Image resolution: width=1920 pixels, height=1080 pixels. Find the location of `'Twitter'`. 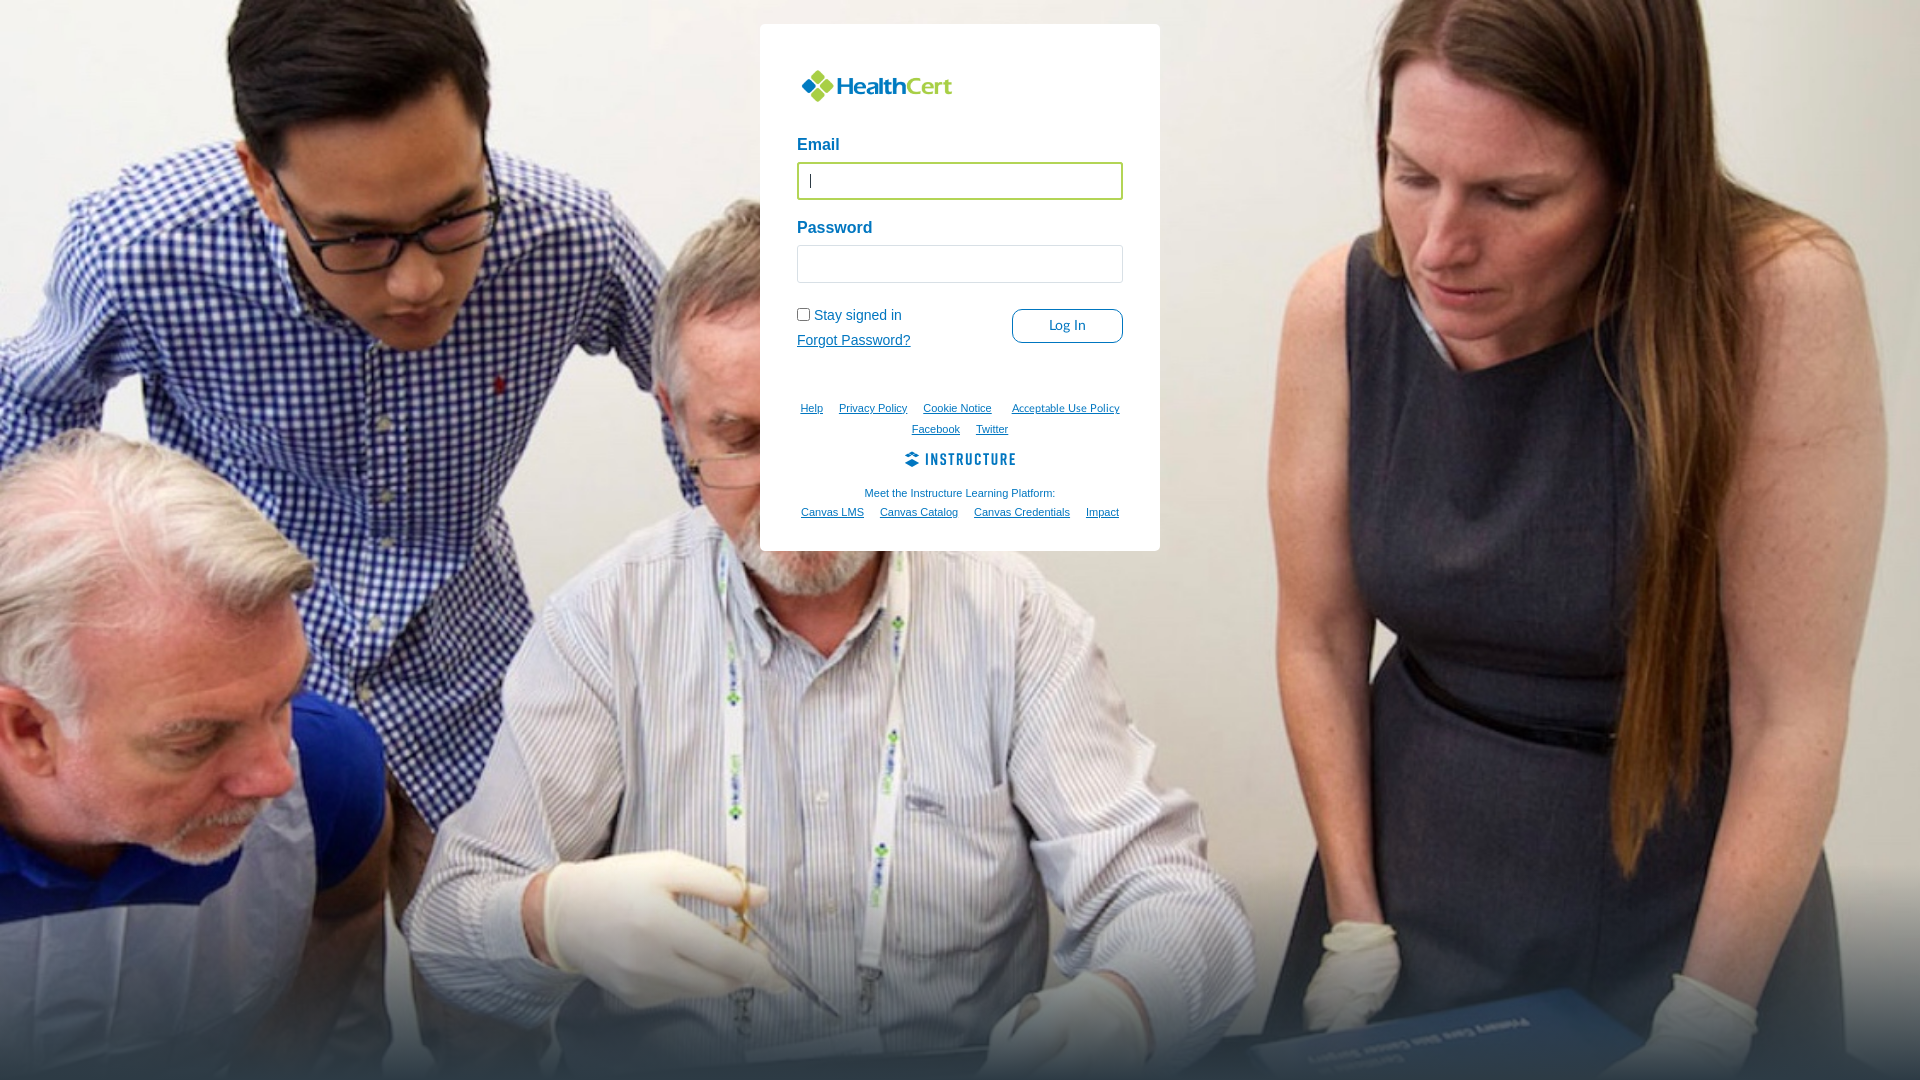

'Twitter' is located at coordinates (992, 427).